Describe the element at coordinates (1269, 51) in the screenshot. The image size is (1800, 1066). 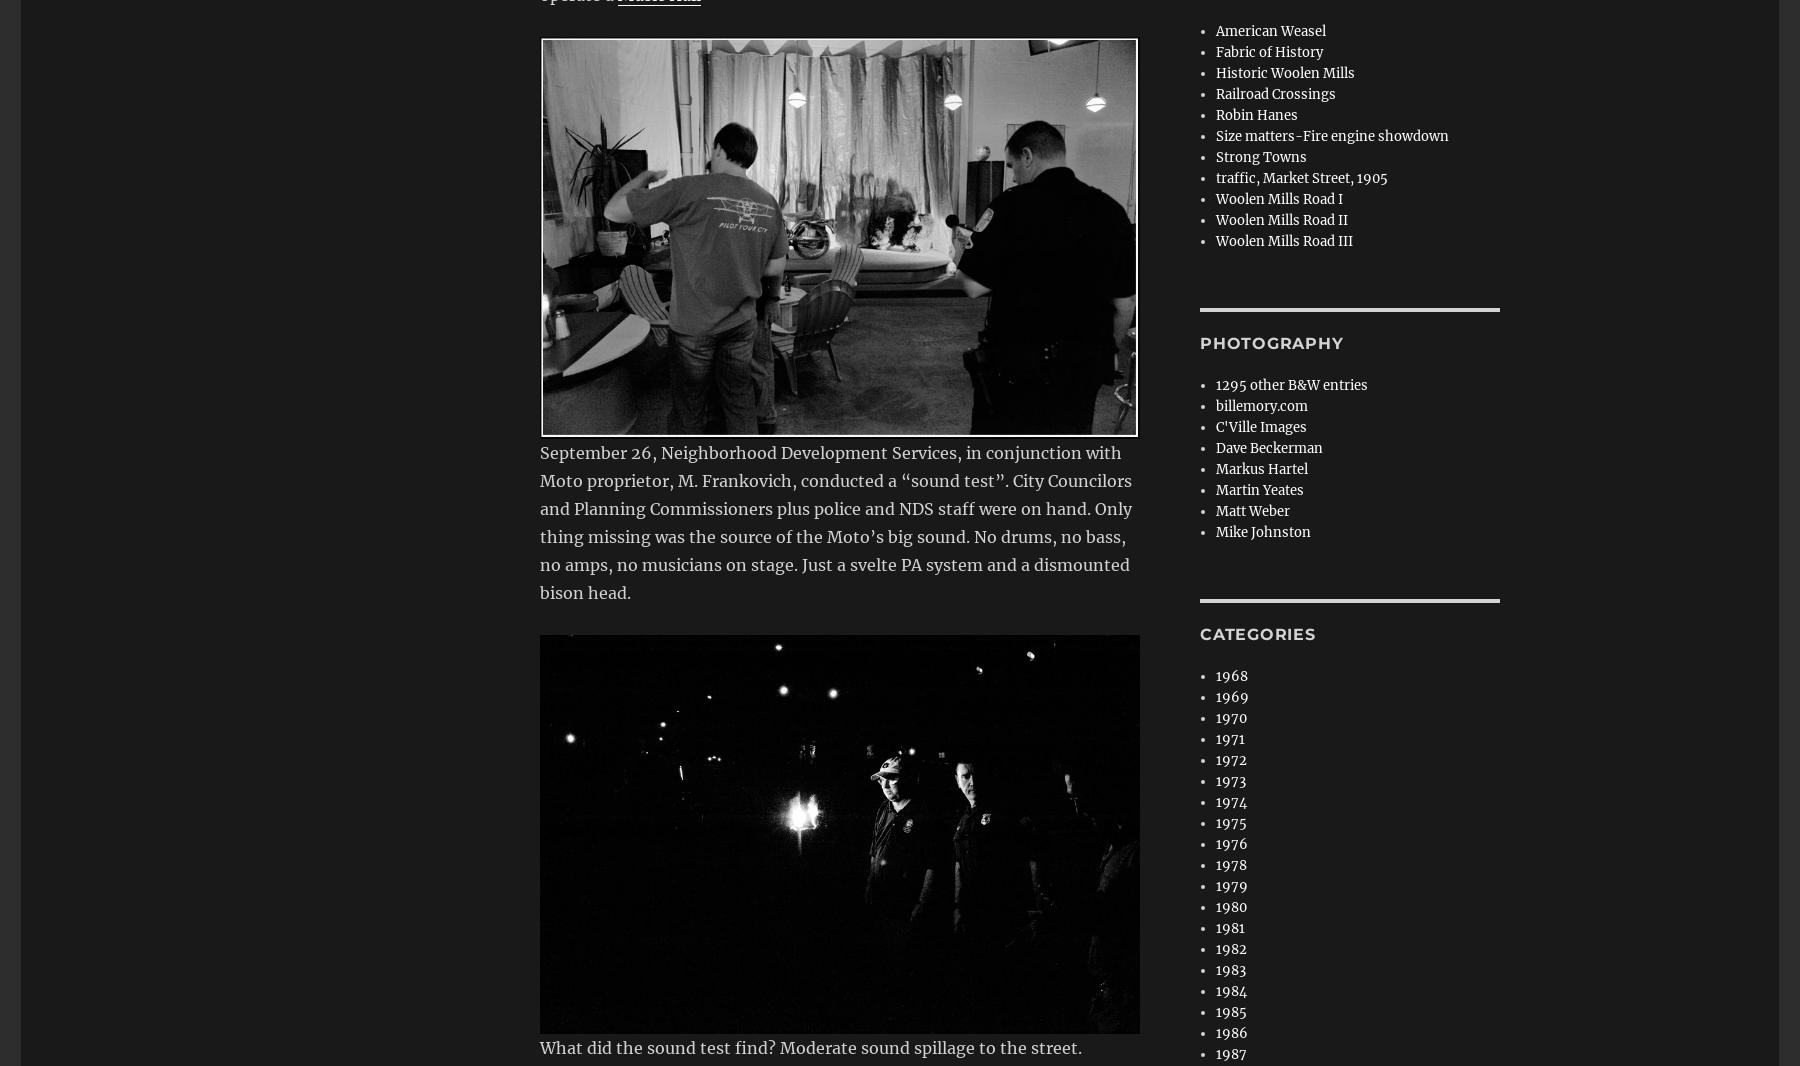
I see `'Fabric of History'` at that location.